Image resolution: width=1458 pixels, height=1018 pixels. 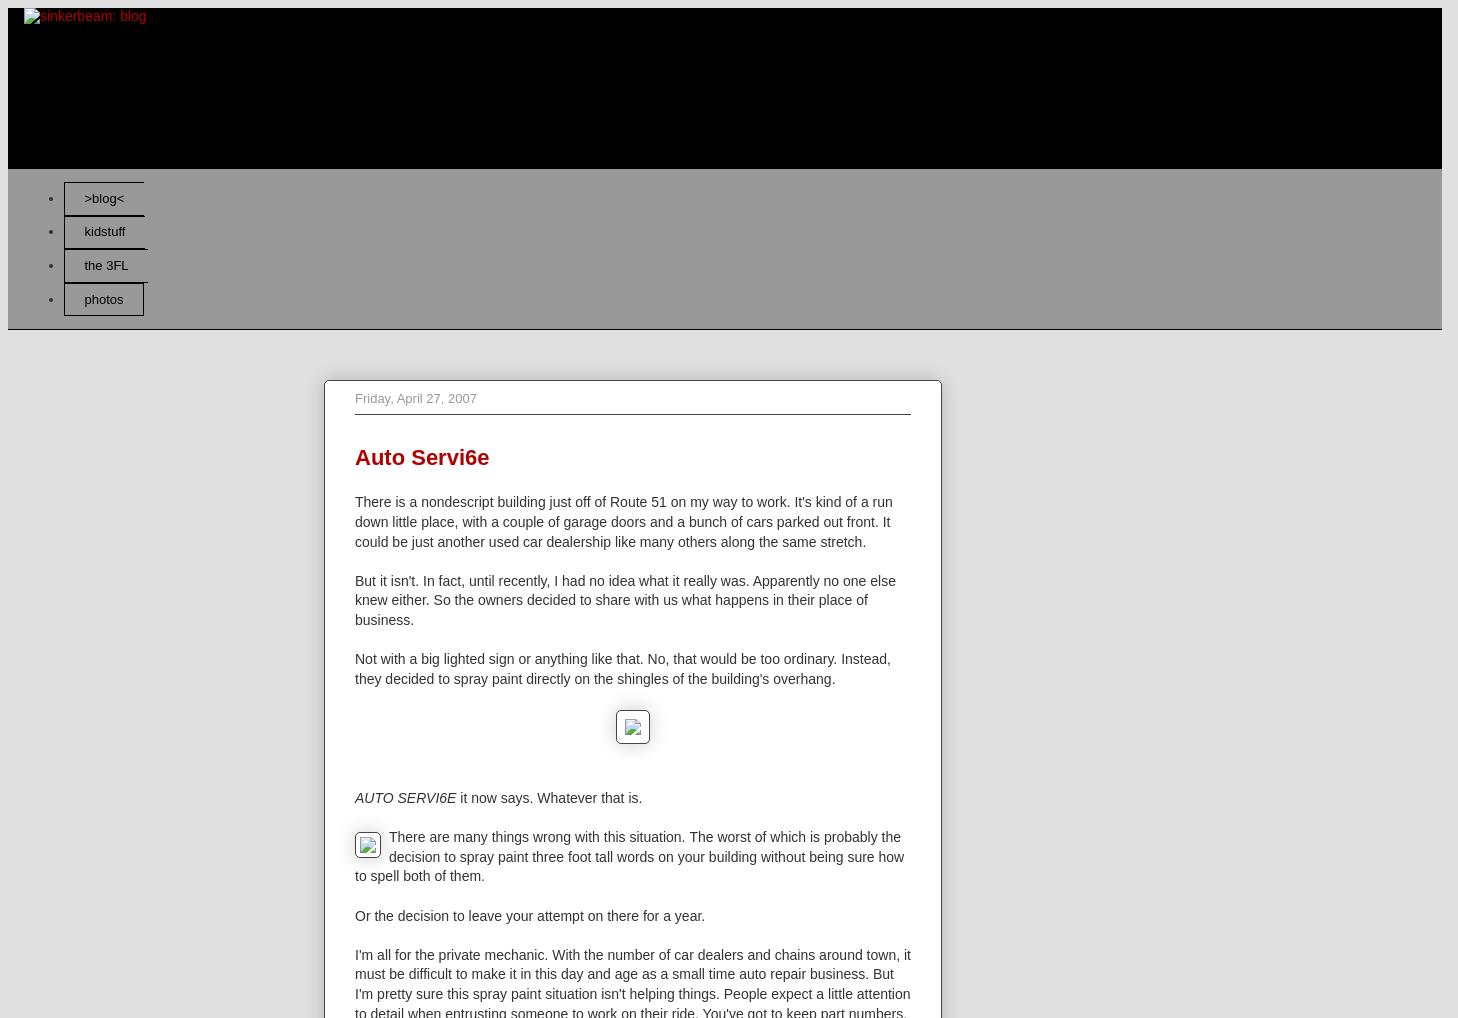 I want to click on 'AUTO SERVI6E', so click(x=405, y=798).